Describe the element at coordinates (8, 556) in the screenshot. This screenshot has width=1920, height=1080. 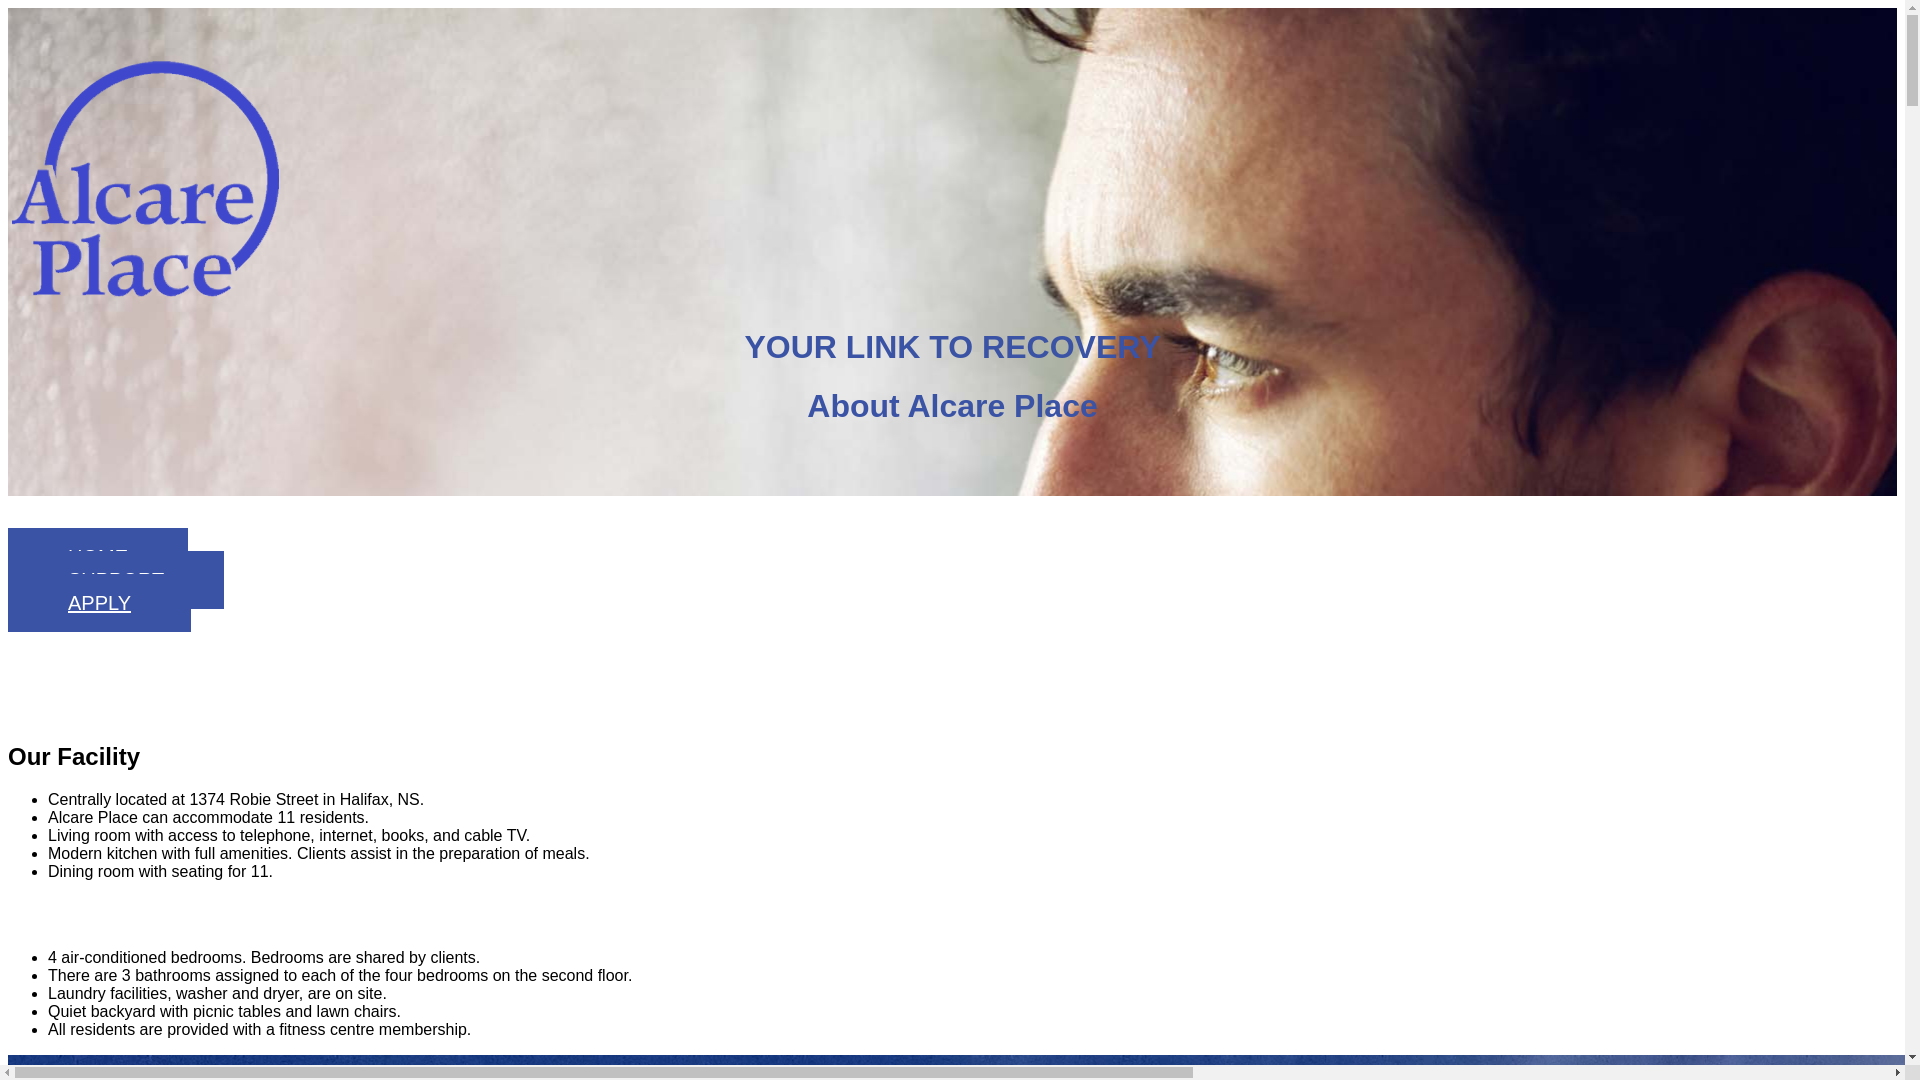
I see `'HOME'` at that location.